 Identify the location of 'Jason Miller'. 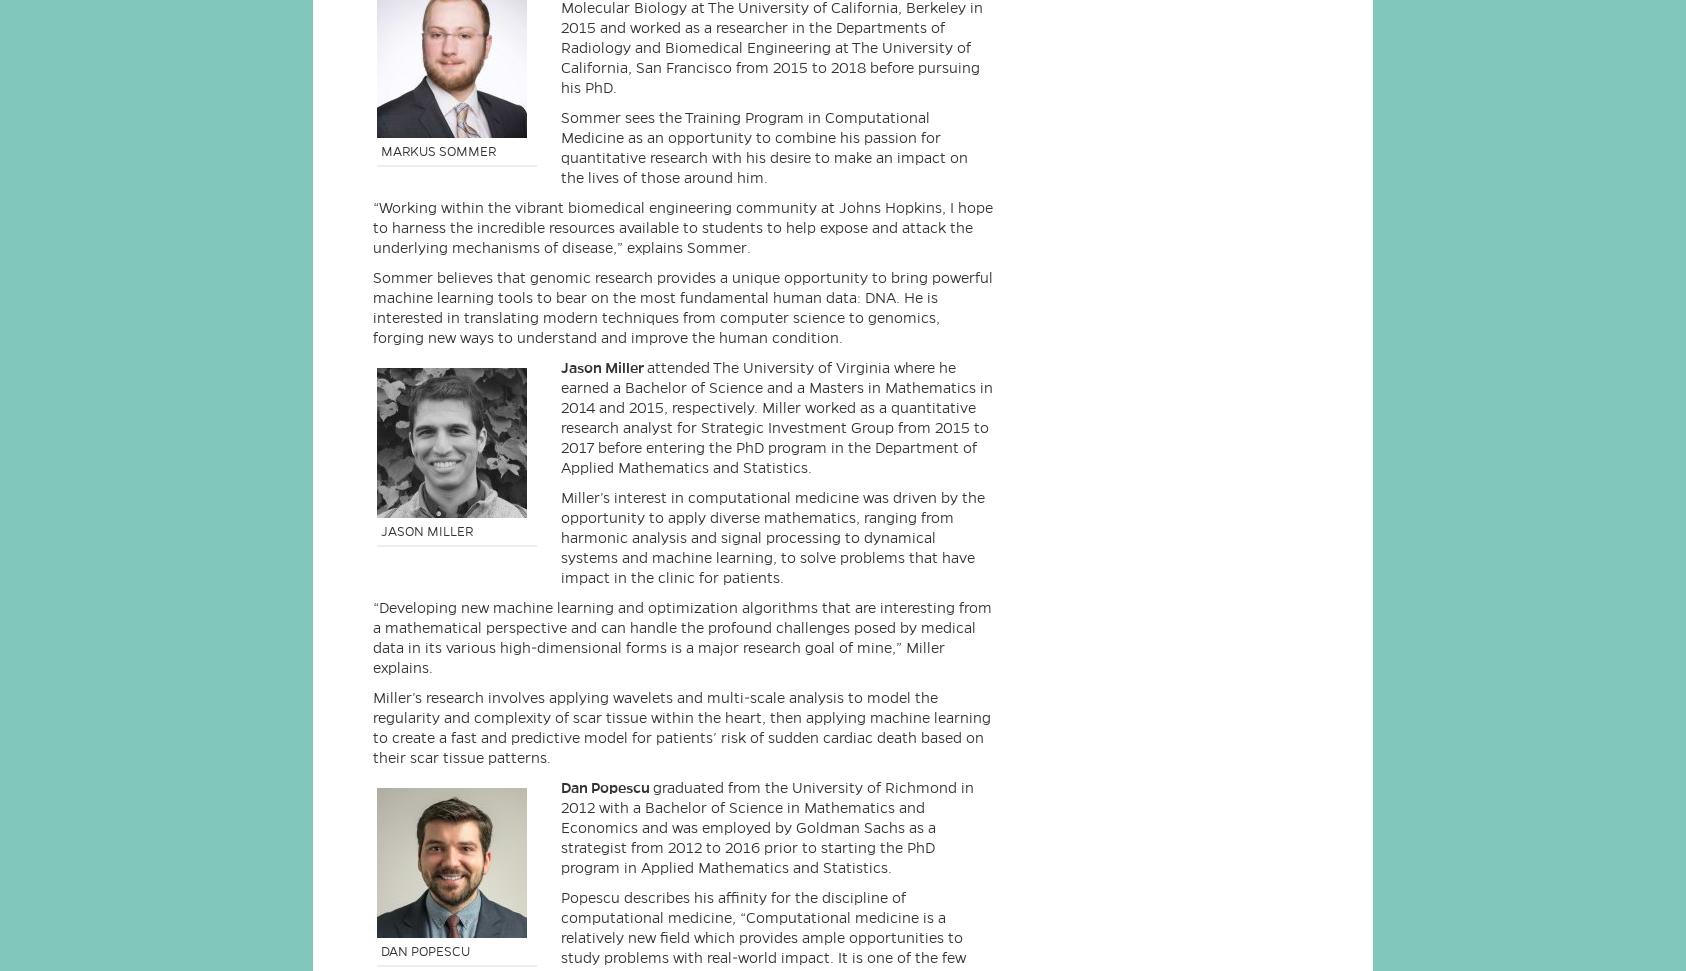
(602, 367).